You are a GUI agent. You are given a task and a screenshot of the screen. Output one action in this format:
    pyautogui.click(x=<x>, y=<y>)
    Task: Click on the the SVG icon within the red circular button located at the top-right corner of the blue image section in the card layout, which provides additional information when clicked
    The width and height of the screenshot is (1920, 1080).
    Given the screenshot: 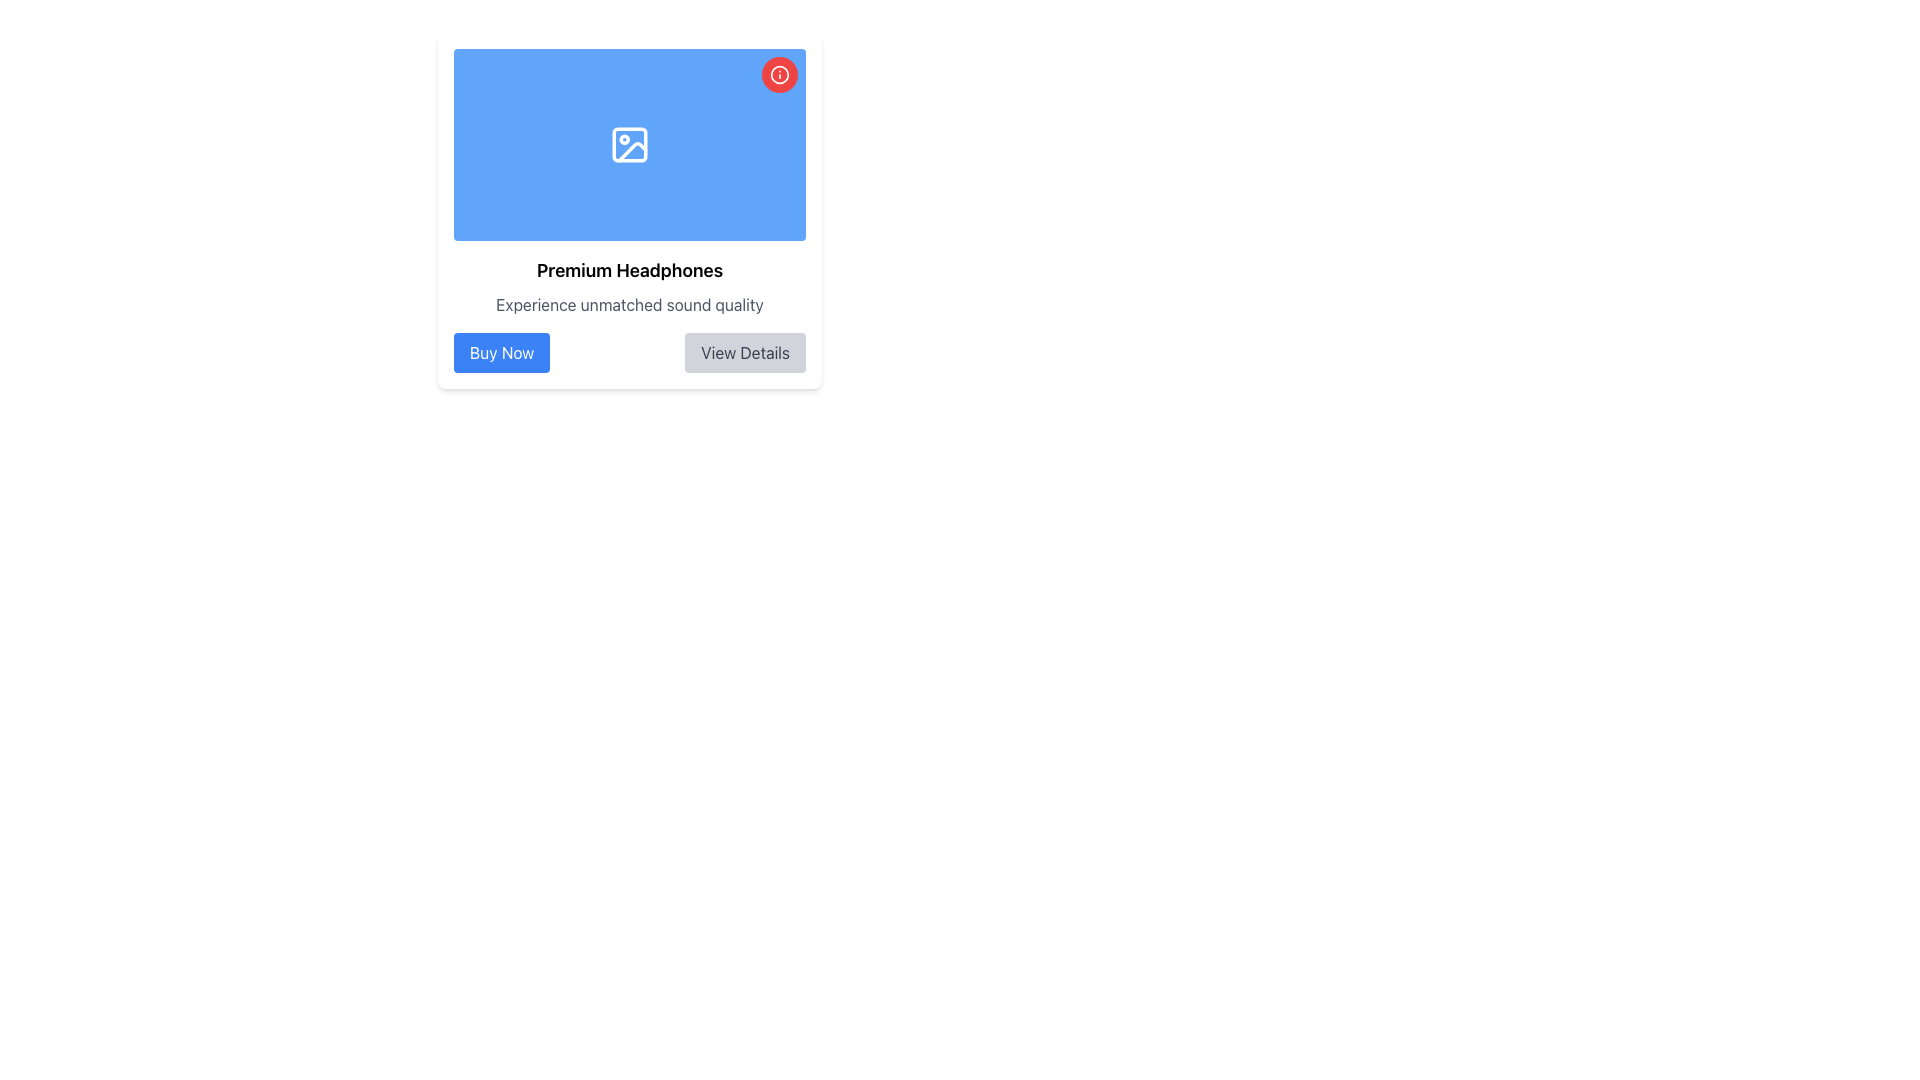 What is the action you would take?
    pyautogui.click(x=778, y=73)
    